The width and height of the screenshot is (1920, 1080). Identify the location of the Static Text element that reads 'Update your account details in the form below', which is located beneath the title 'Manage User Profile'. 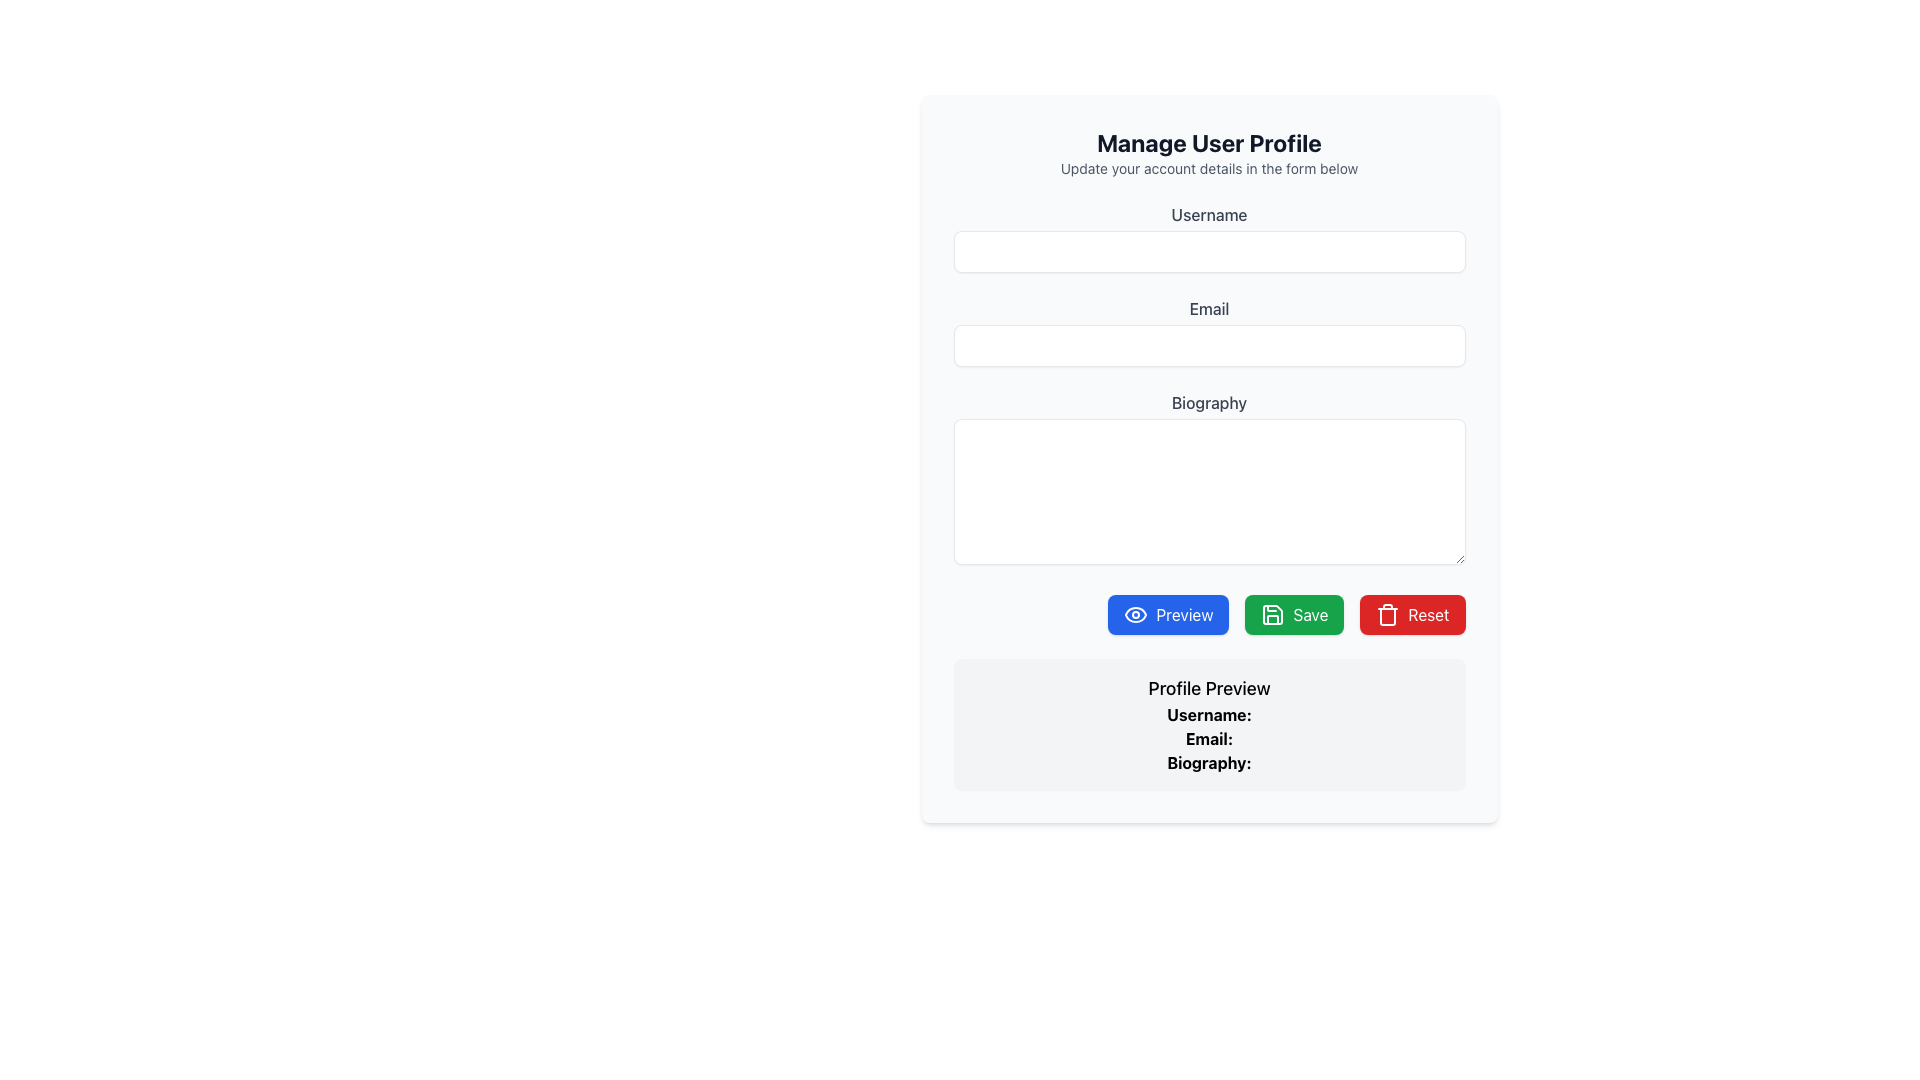
(1208, 168).